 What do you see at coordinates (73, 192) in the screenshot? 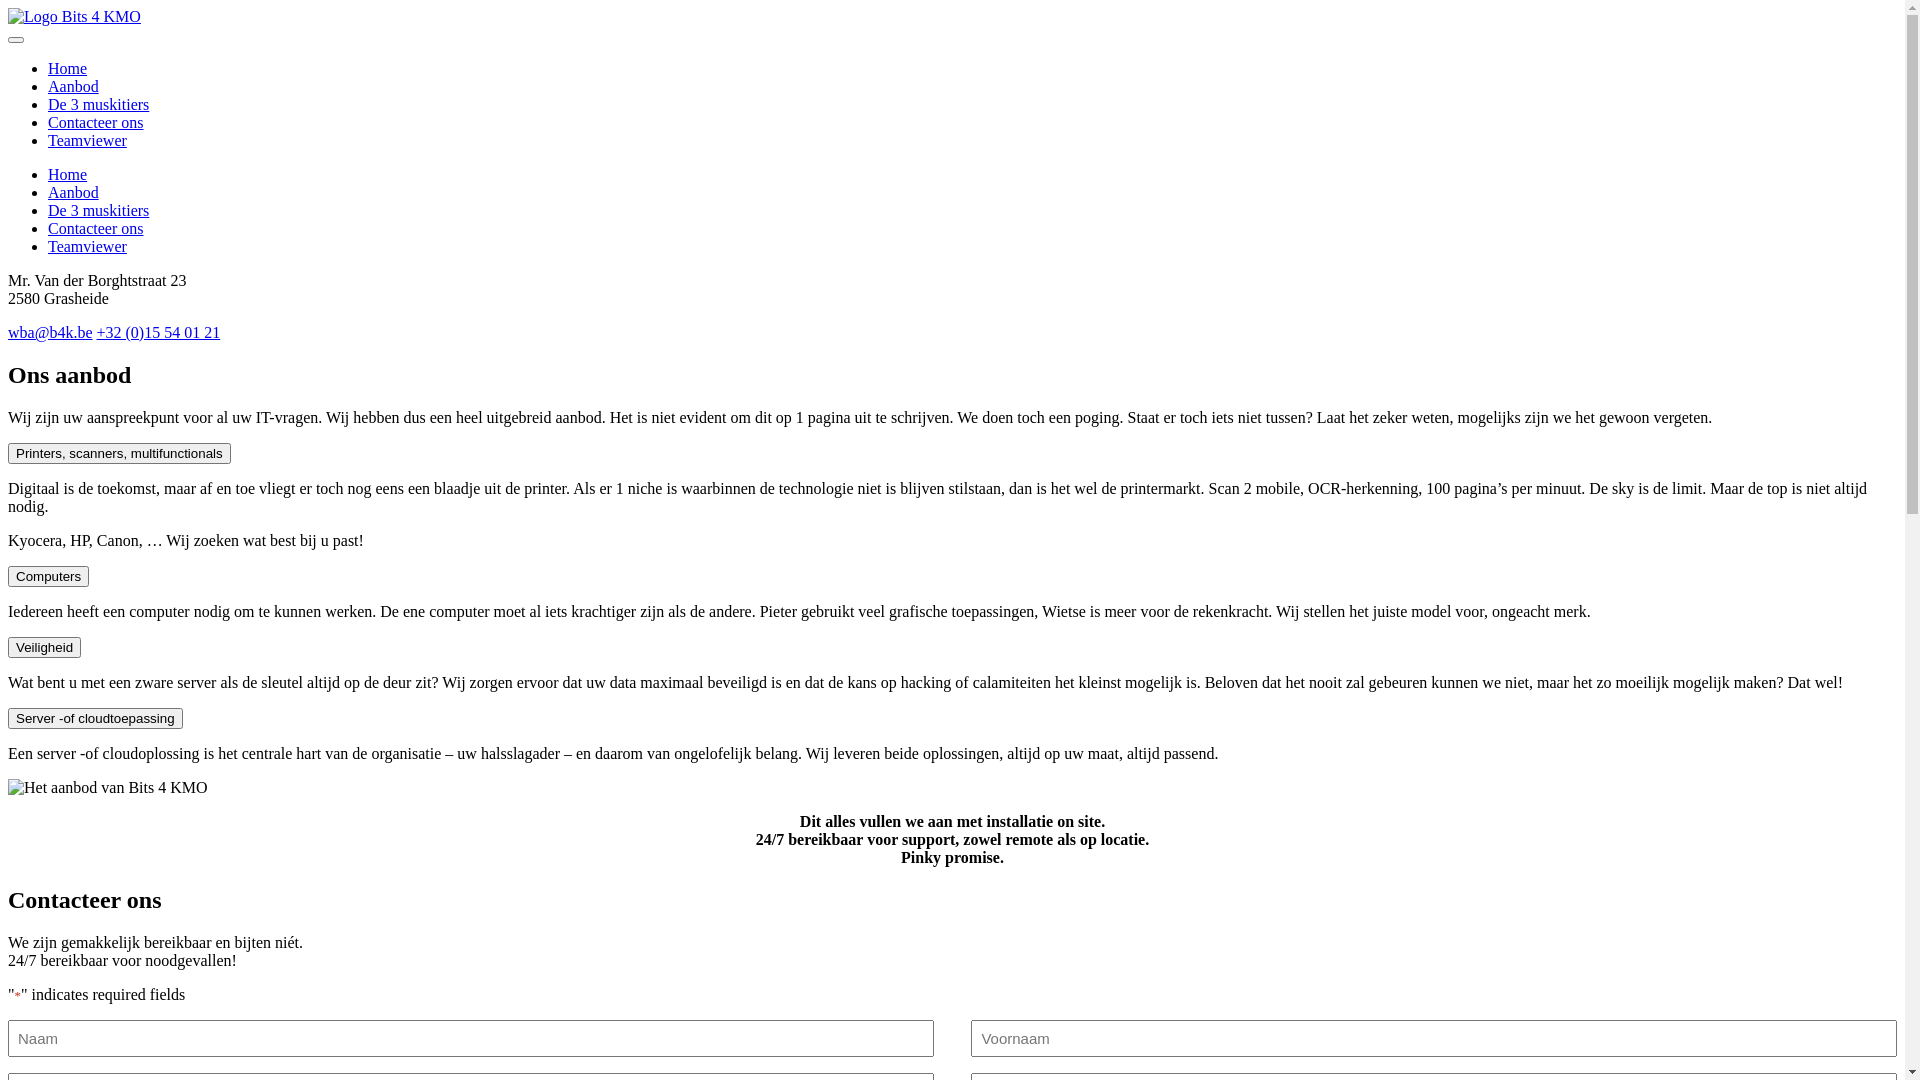
I see `'Aanbod'` at bounding box center [73, 192].